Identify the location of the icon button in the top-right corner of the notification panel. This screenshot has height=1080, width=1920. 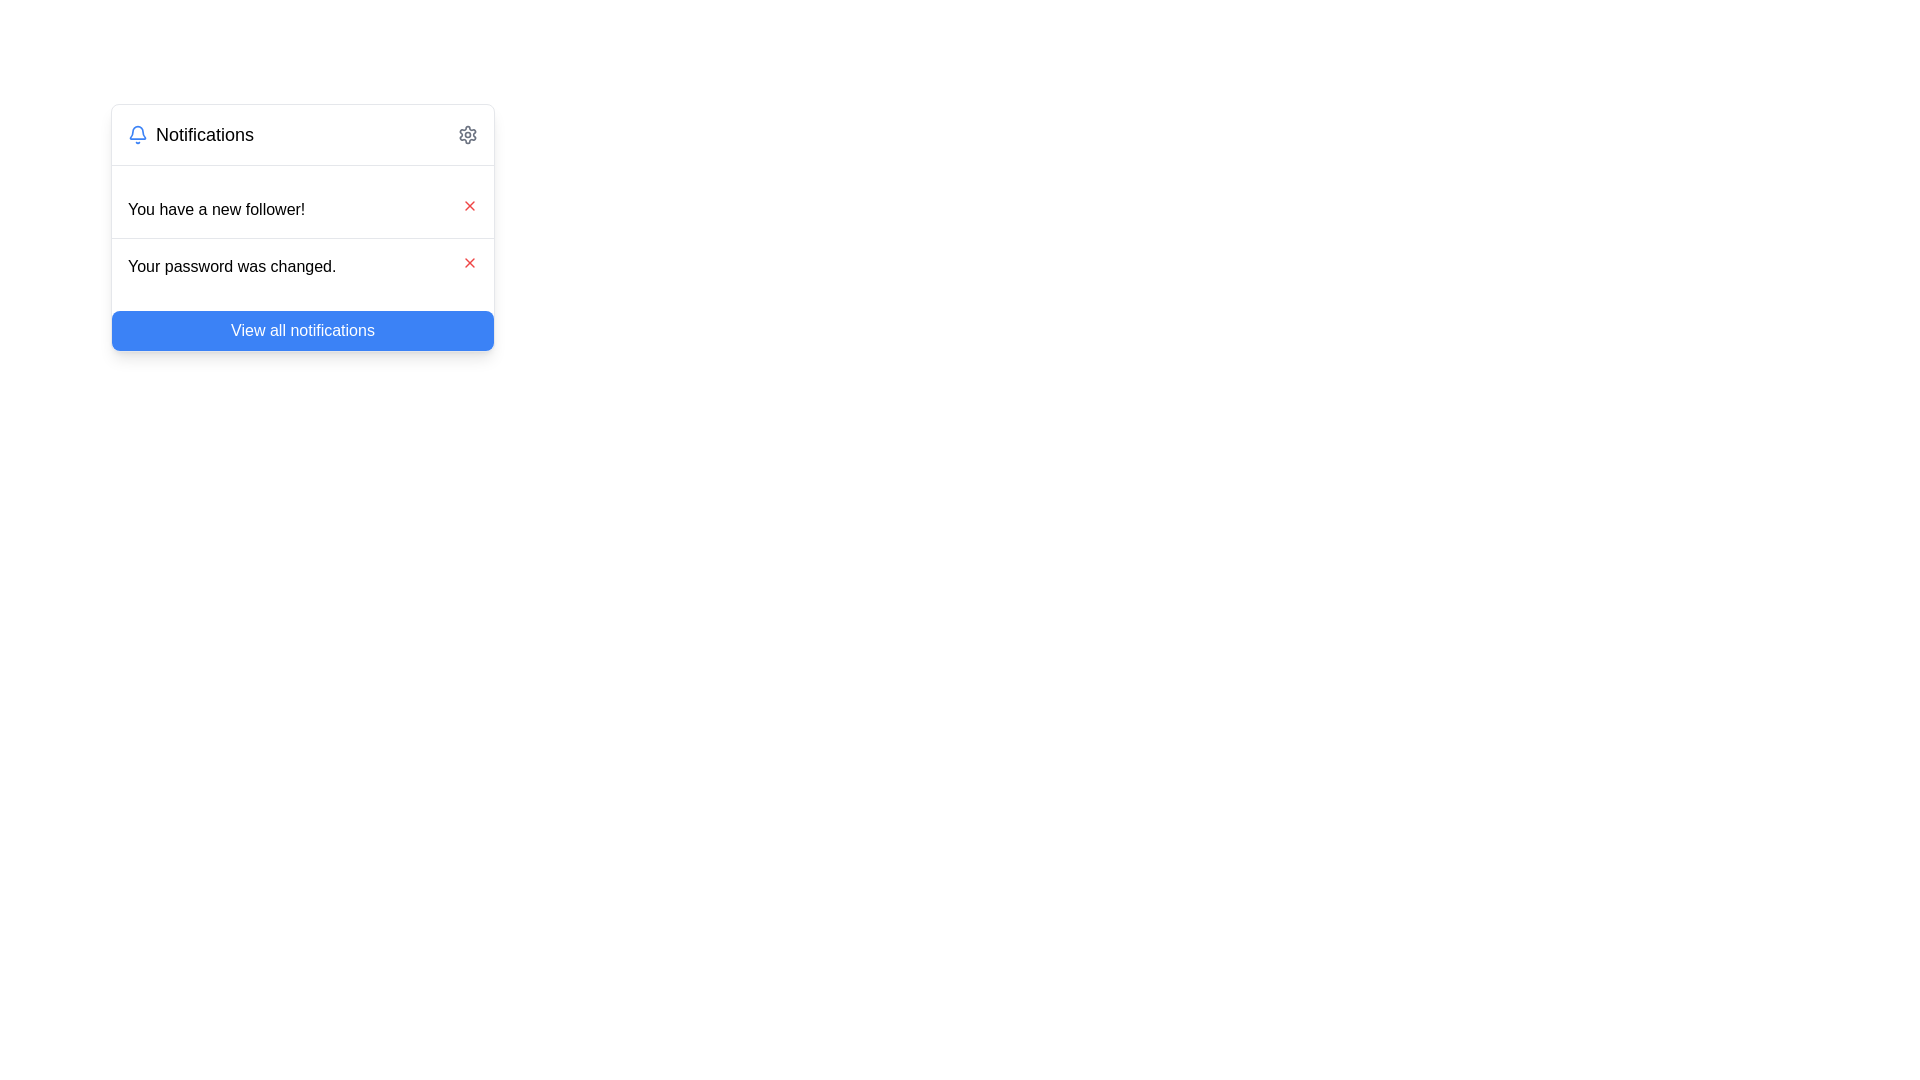
(466, 134).